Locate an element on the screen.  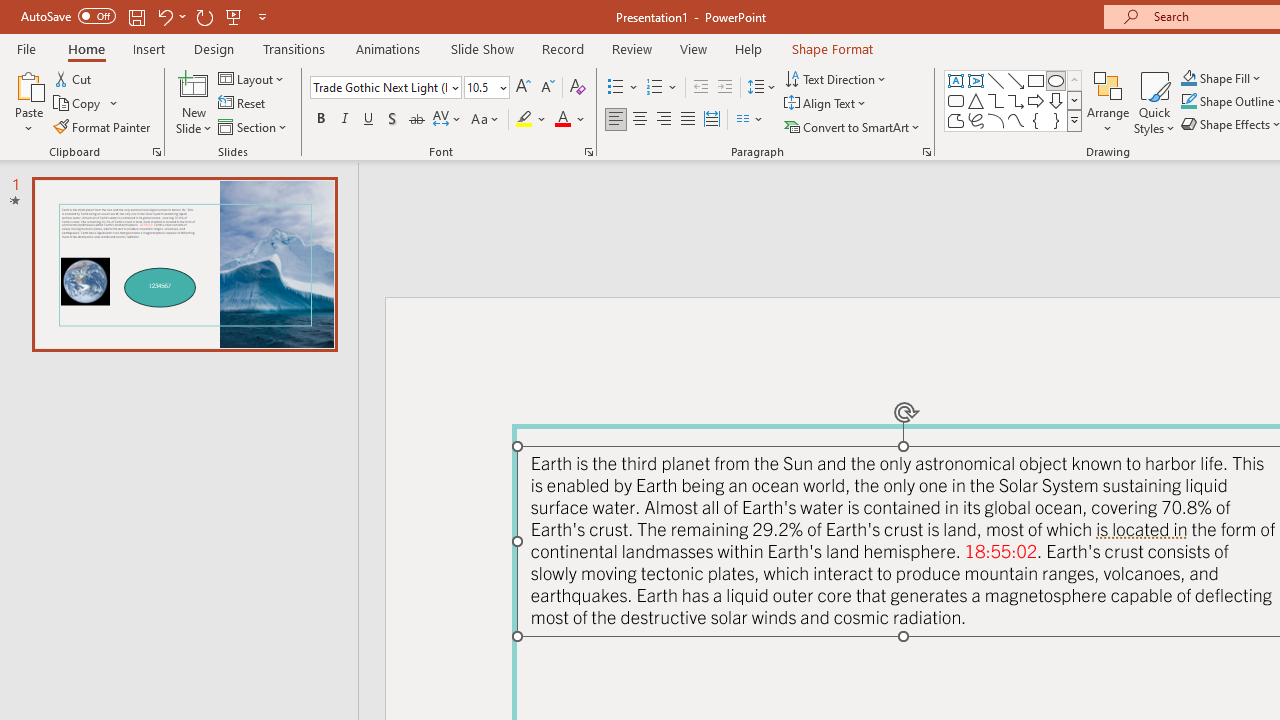
'Freeform: Scribble' is located at coordinates (976, 120).